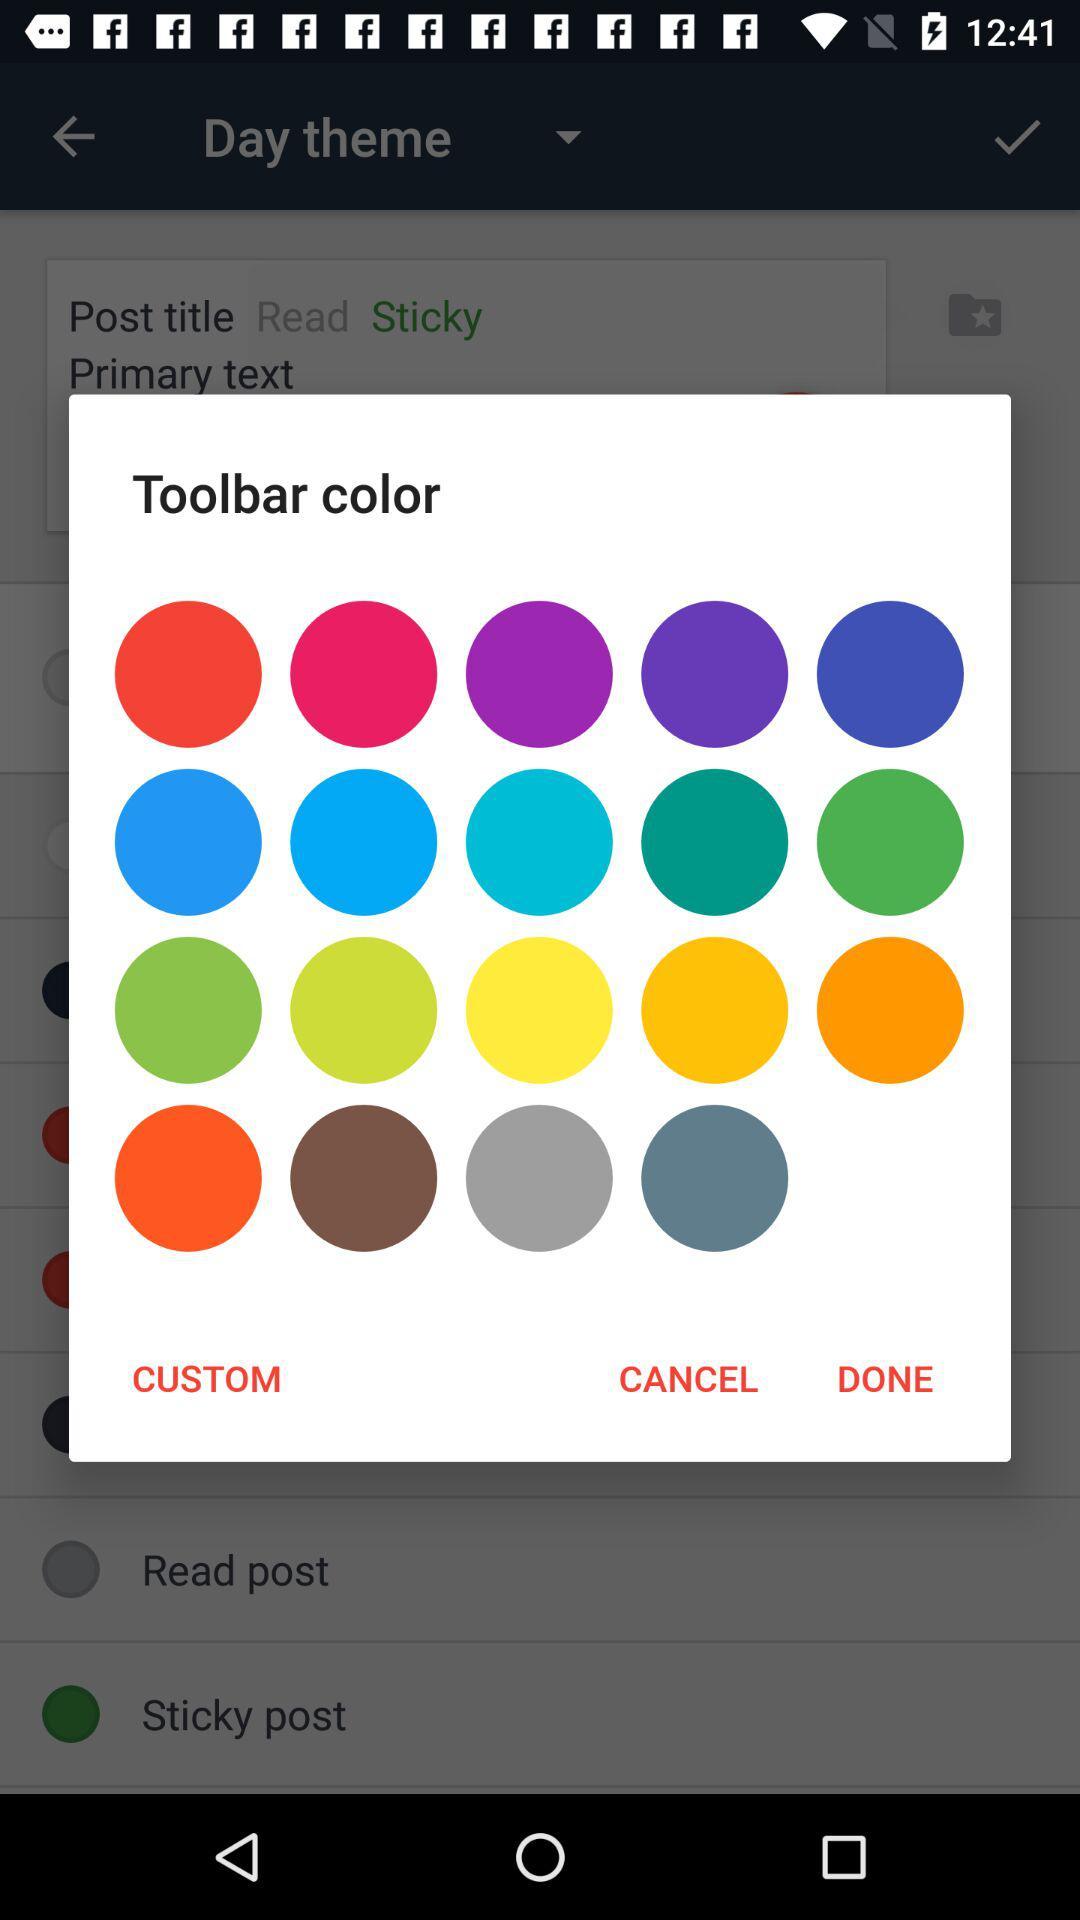 This screenshot has width=1080, height=1920. I want to click on the custom at the bottom left corner, so click(207, 1376).